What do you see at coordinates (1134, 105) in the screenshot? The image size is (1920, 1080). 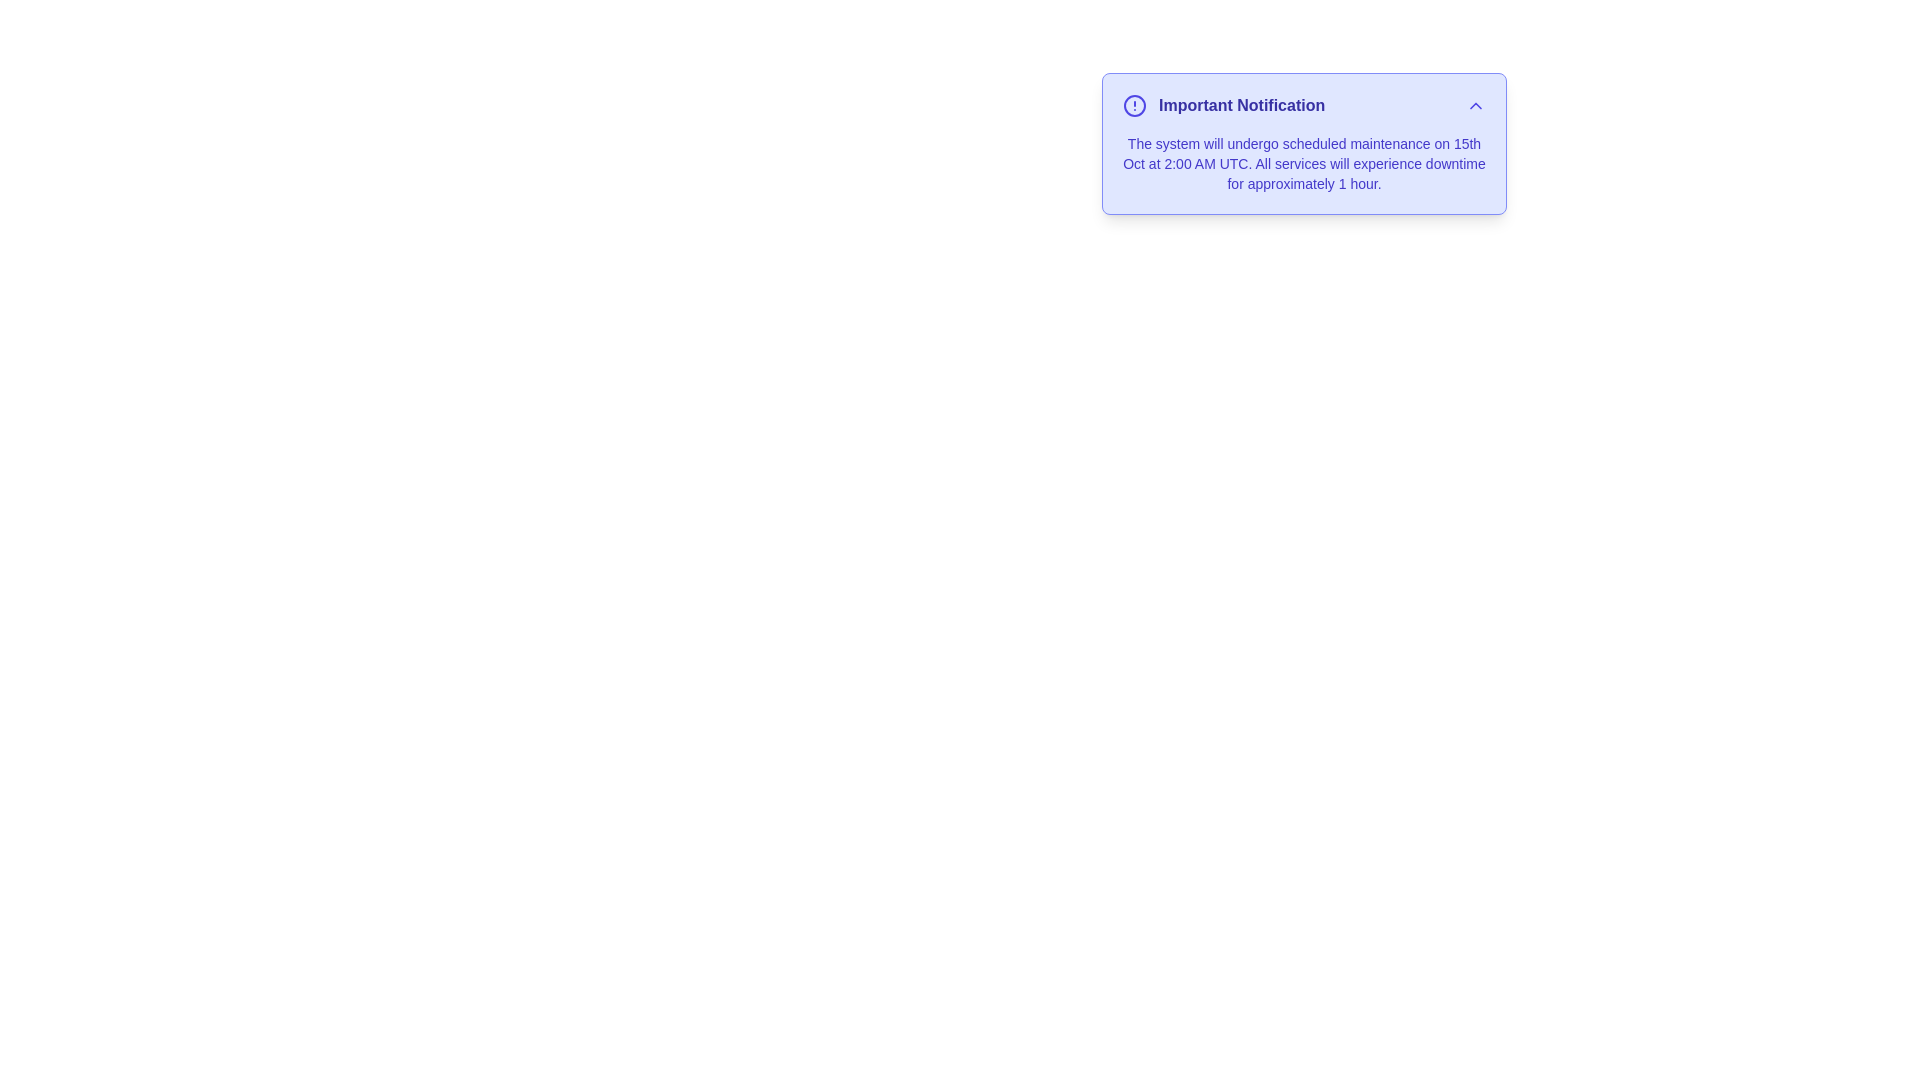 I see `the alert icon to trigger its associated action` at bounding box center [1134, 105].